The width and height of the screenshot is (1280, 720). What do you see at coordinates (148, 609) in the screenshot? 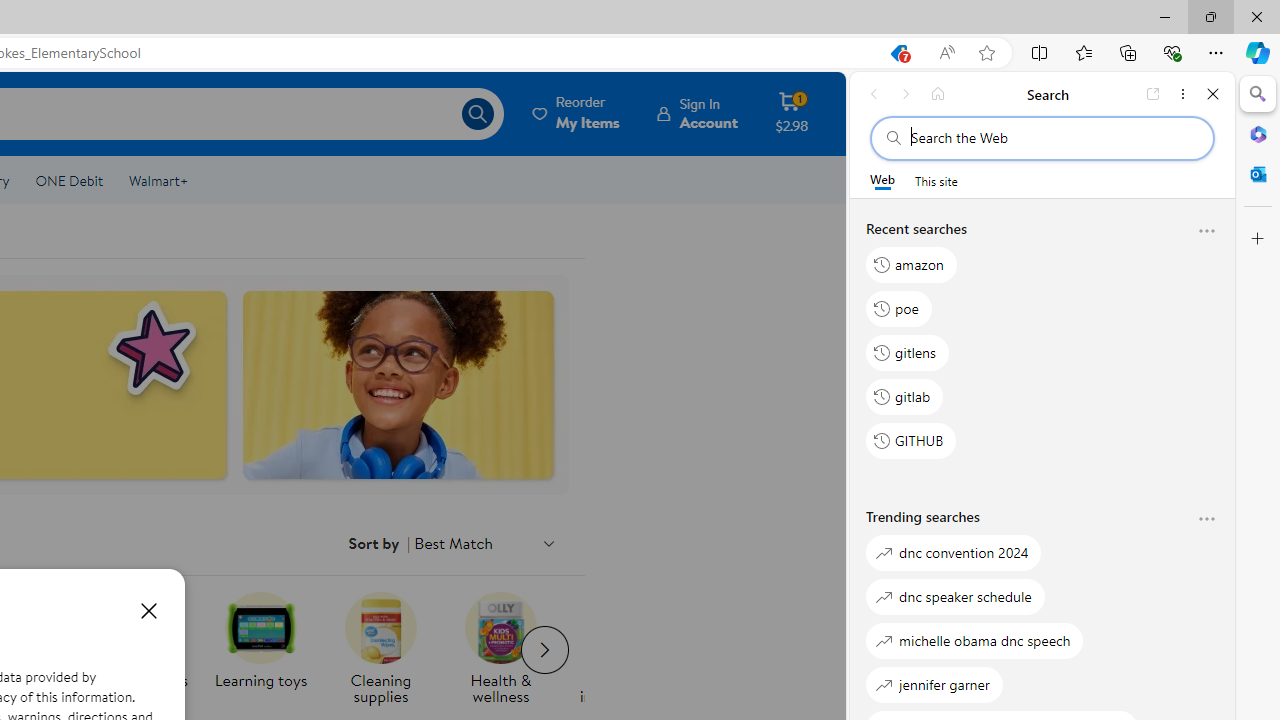
I see `'Close dialog'` at bounding box center [148, 609].